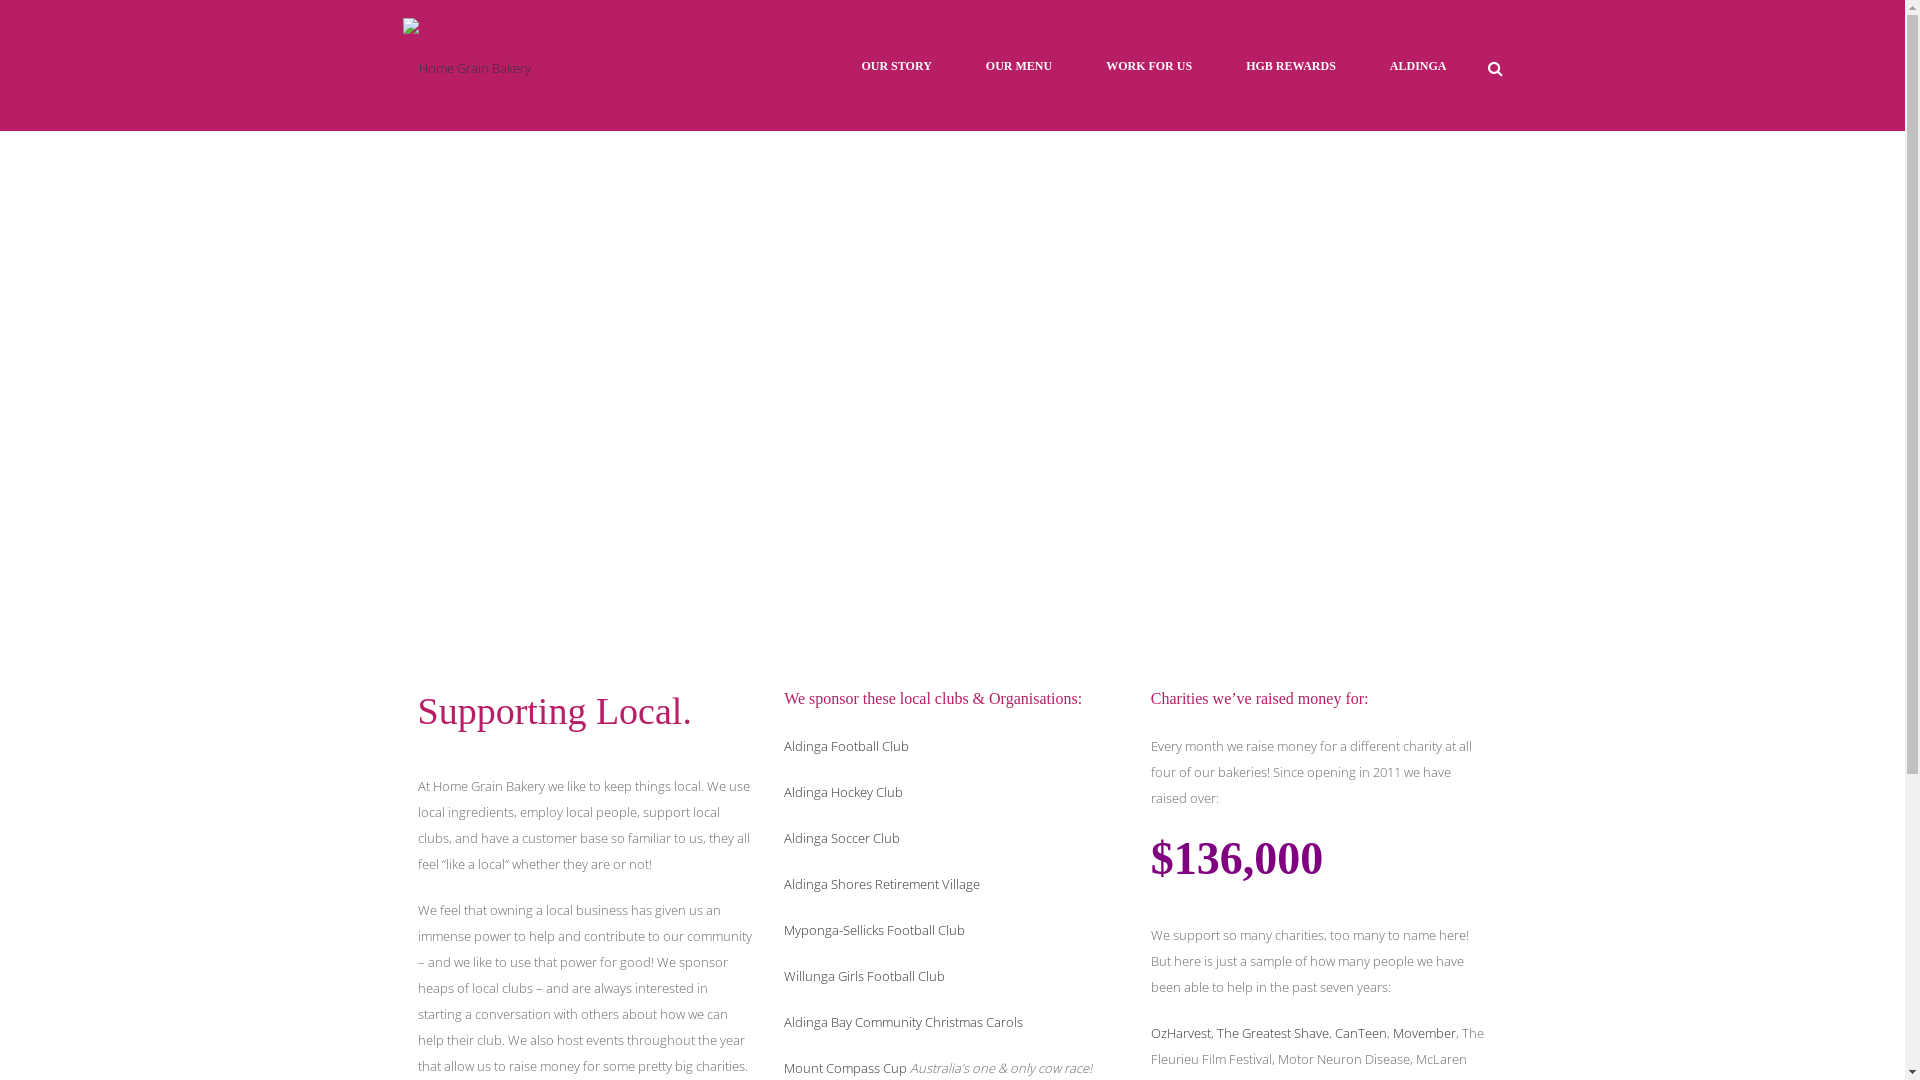 The image size is (1920, 1080). Describe the element at coordinates (843, 790) in the screenshot. I see `'Aldinga Hockey Club'` at that location.